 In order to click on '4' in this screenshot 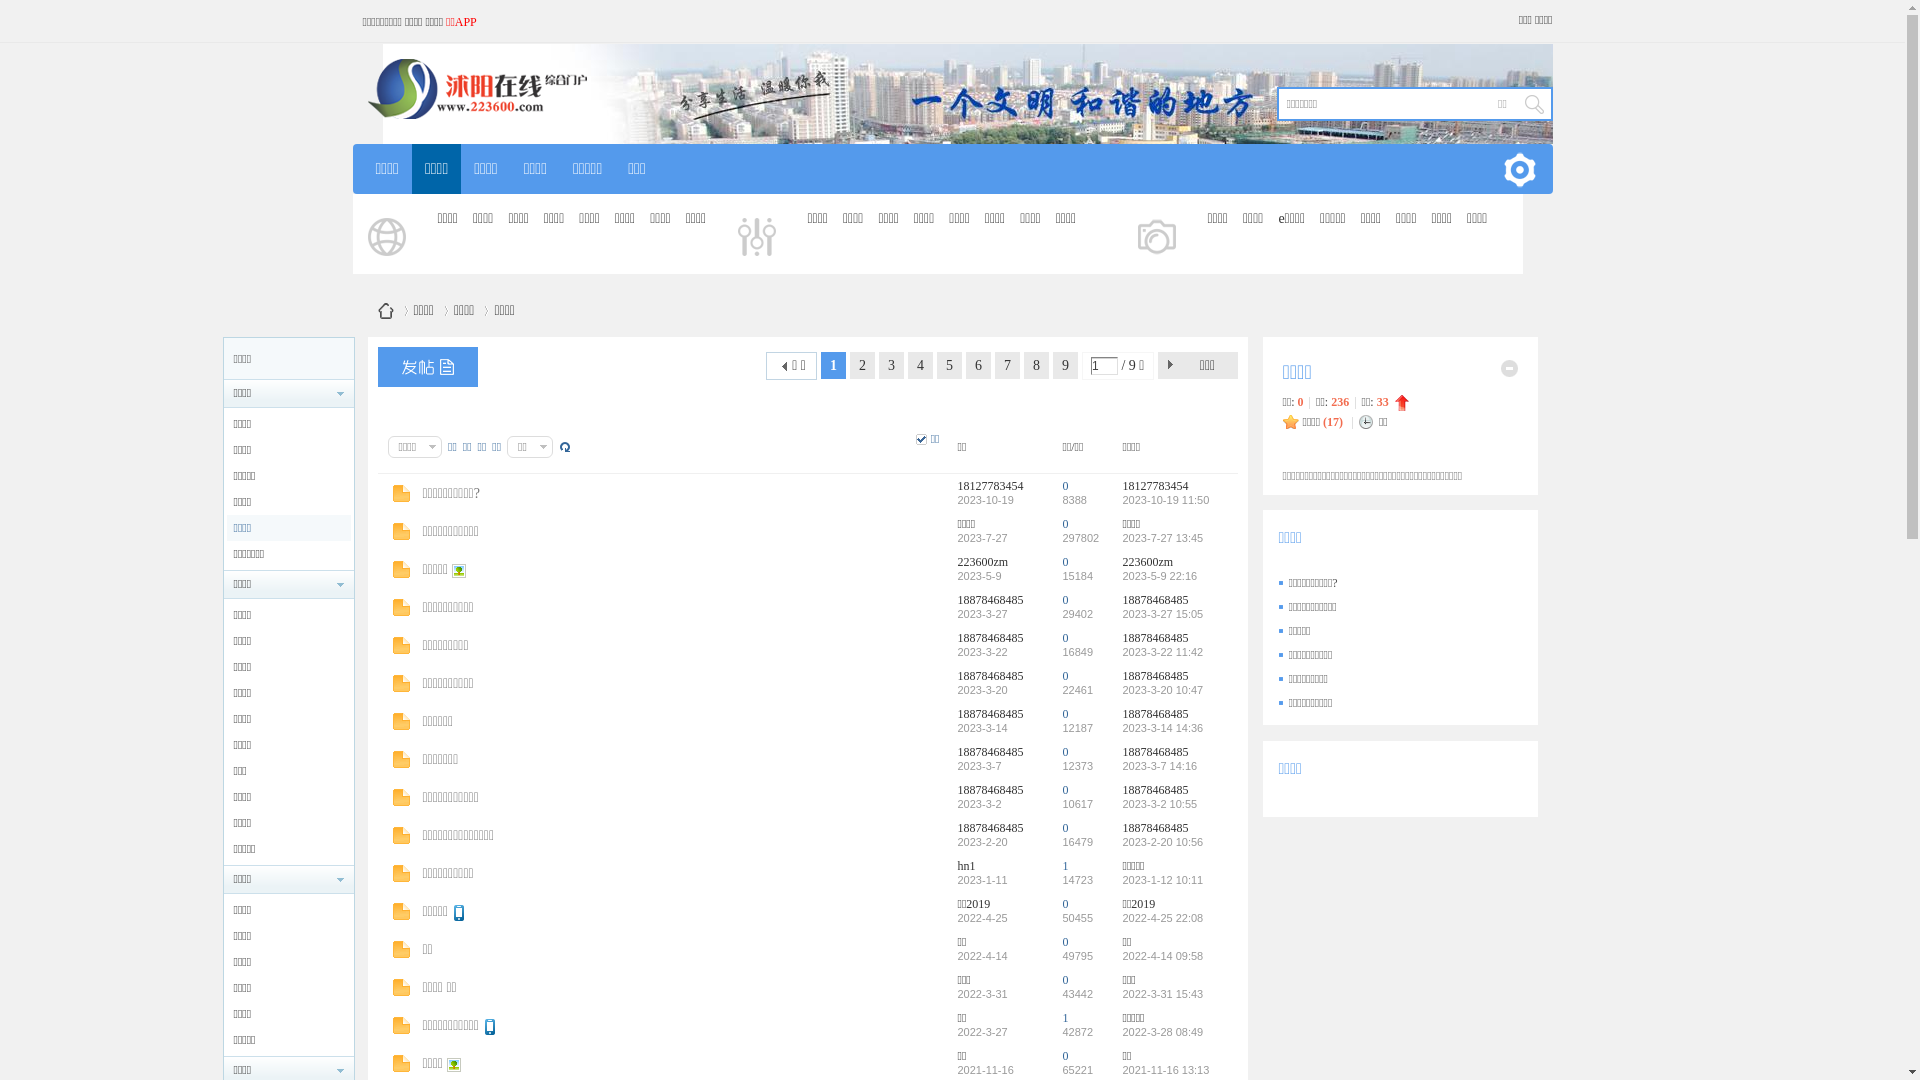, I will do `click(919, 365)`.